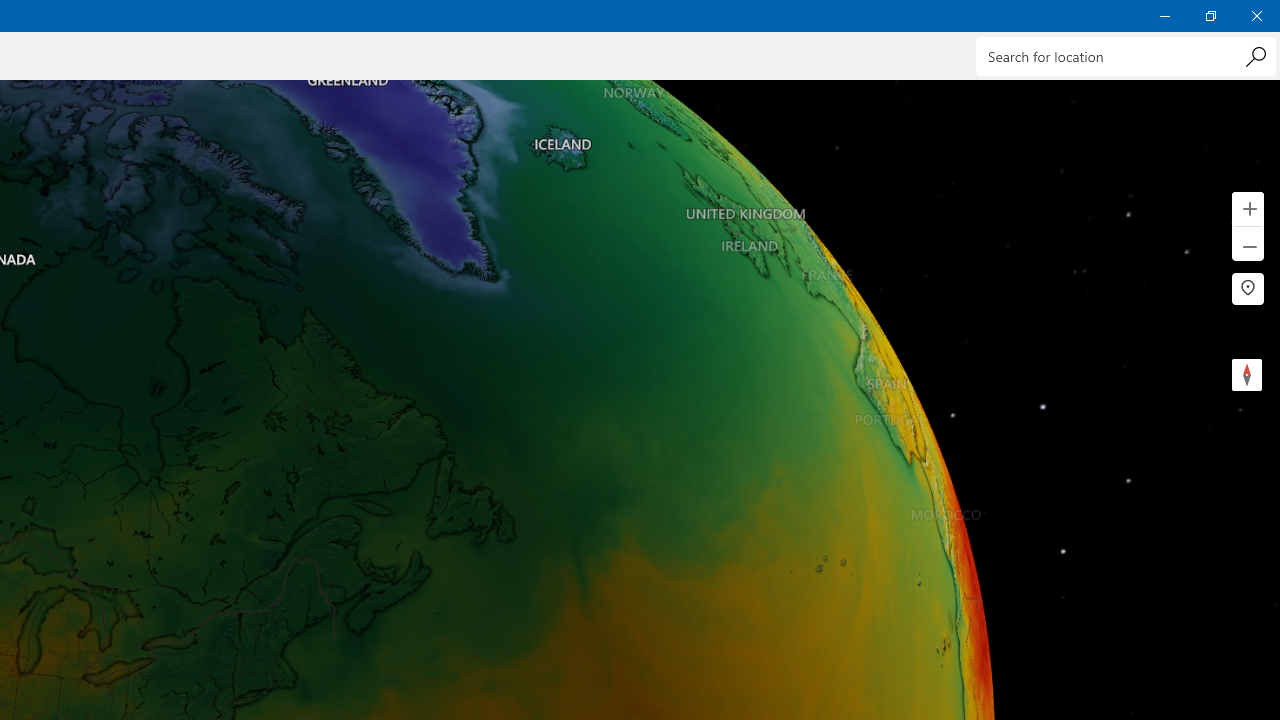 The width and height of the screenshot is (1280, 720). What do you see at coordinates (1209, 15) in the screenshot?
I see `'Restore Weather'` at bounding box center [1209, 15].